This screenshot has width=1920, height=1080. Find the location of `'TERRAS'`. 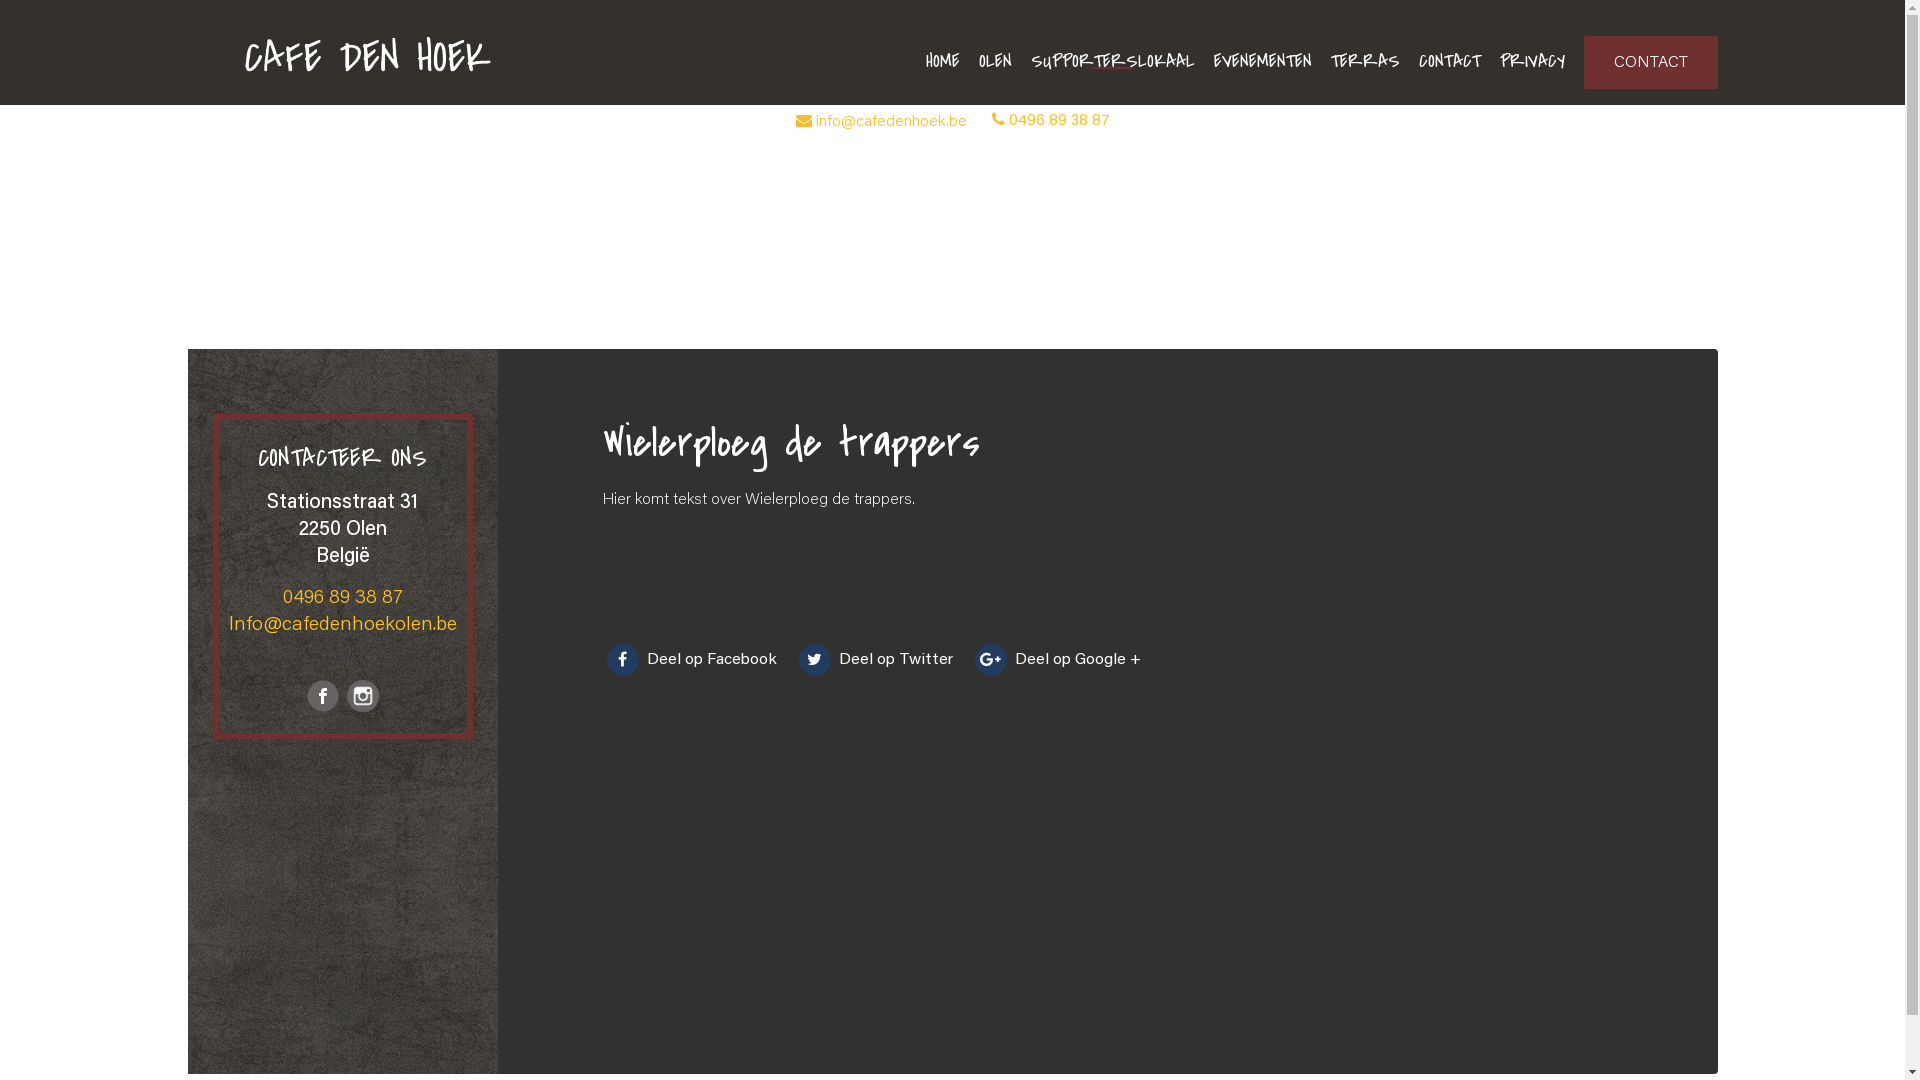

'TERRAS' is located at coordinates (1329, 60).